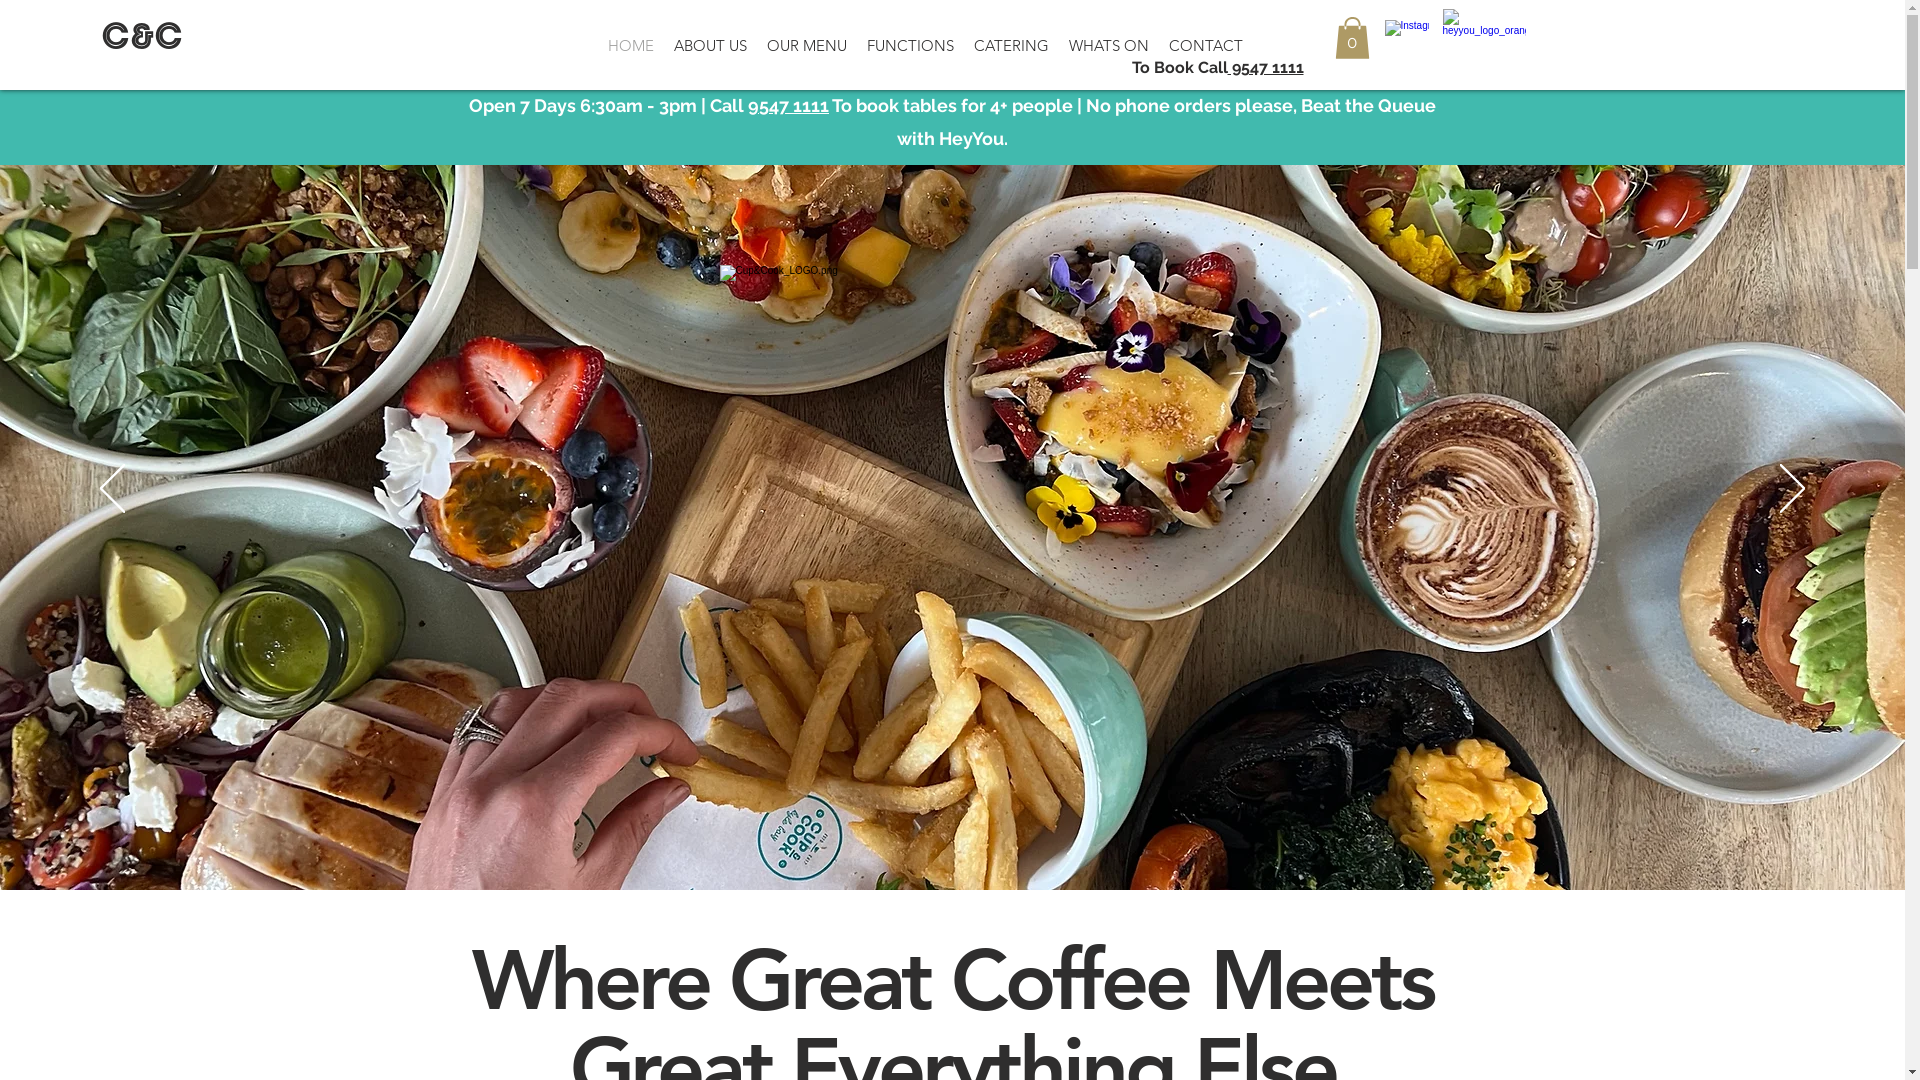 The image size is (1920, 1080). I want to click on 'CONTACT', so click(1158, 45).